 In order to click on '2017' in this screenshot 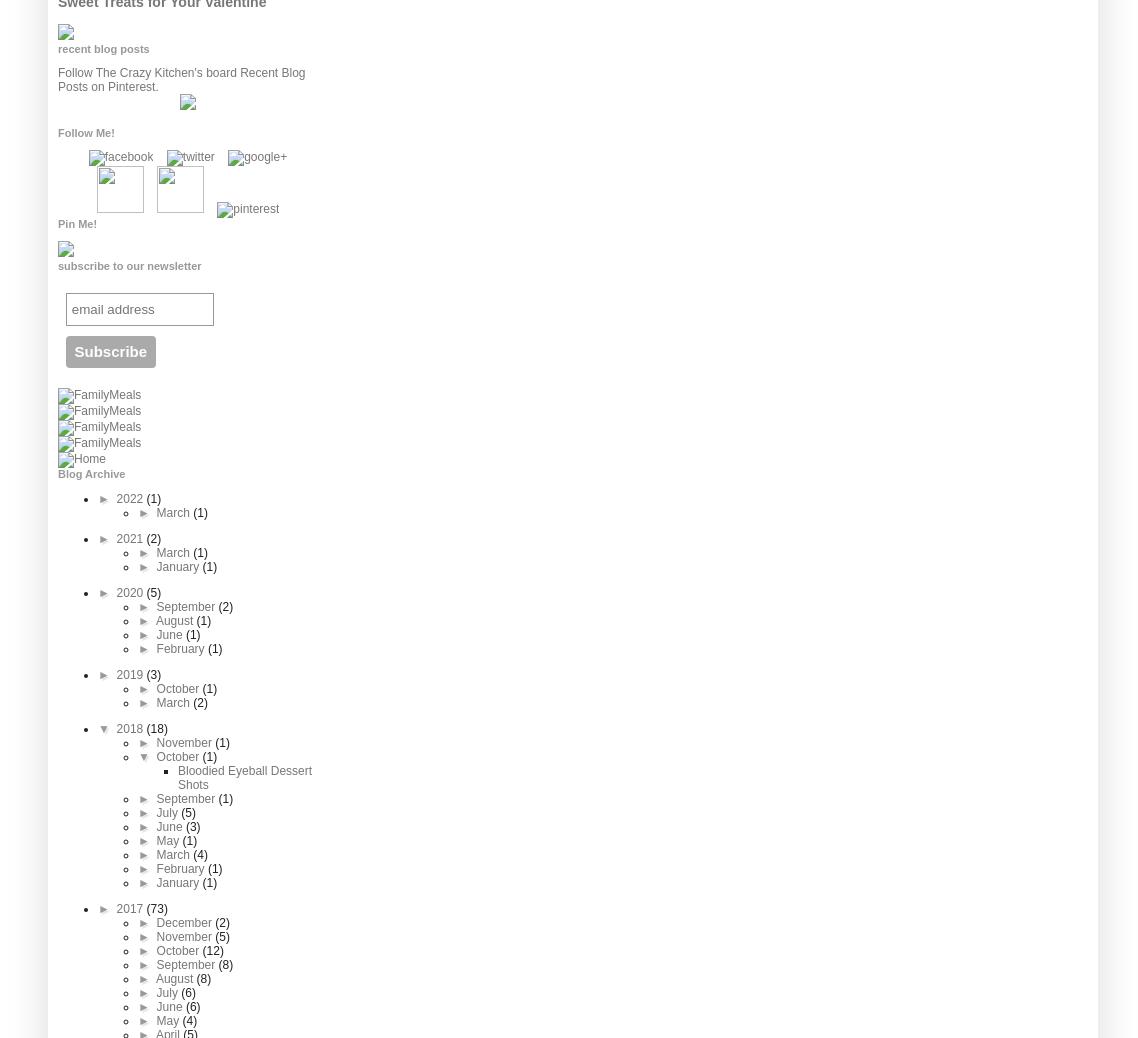, I will do `click(115, 908)`.